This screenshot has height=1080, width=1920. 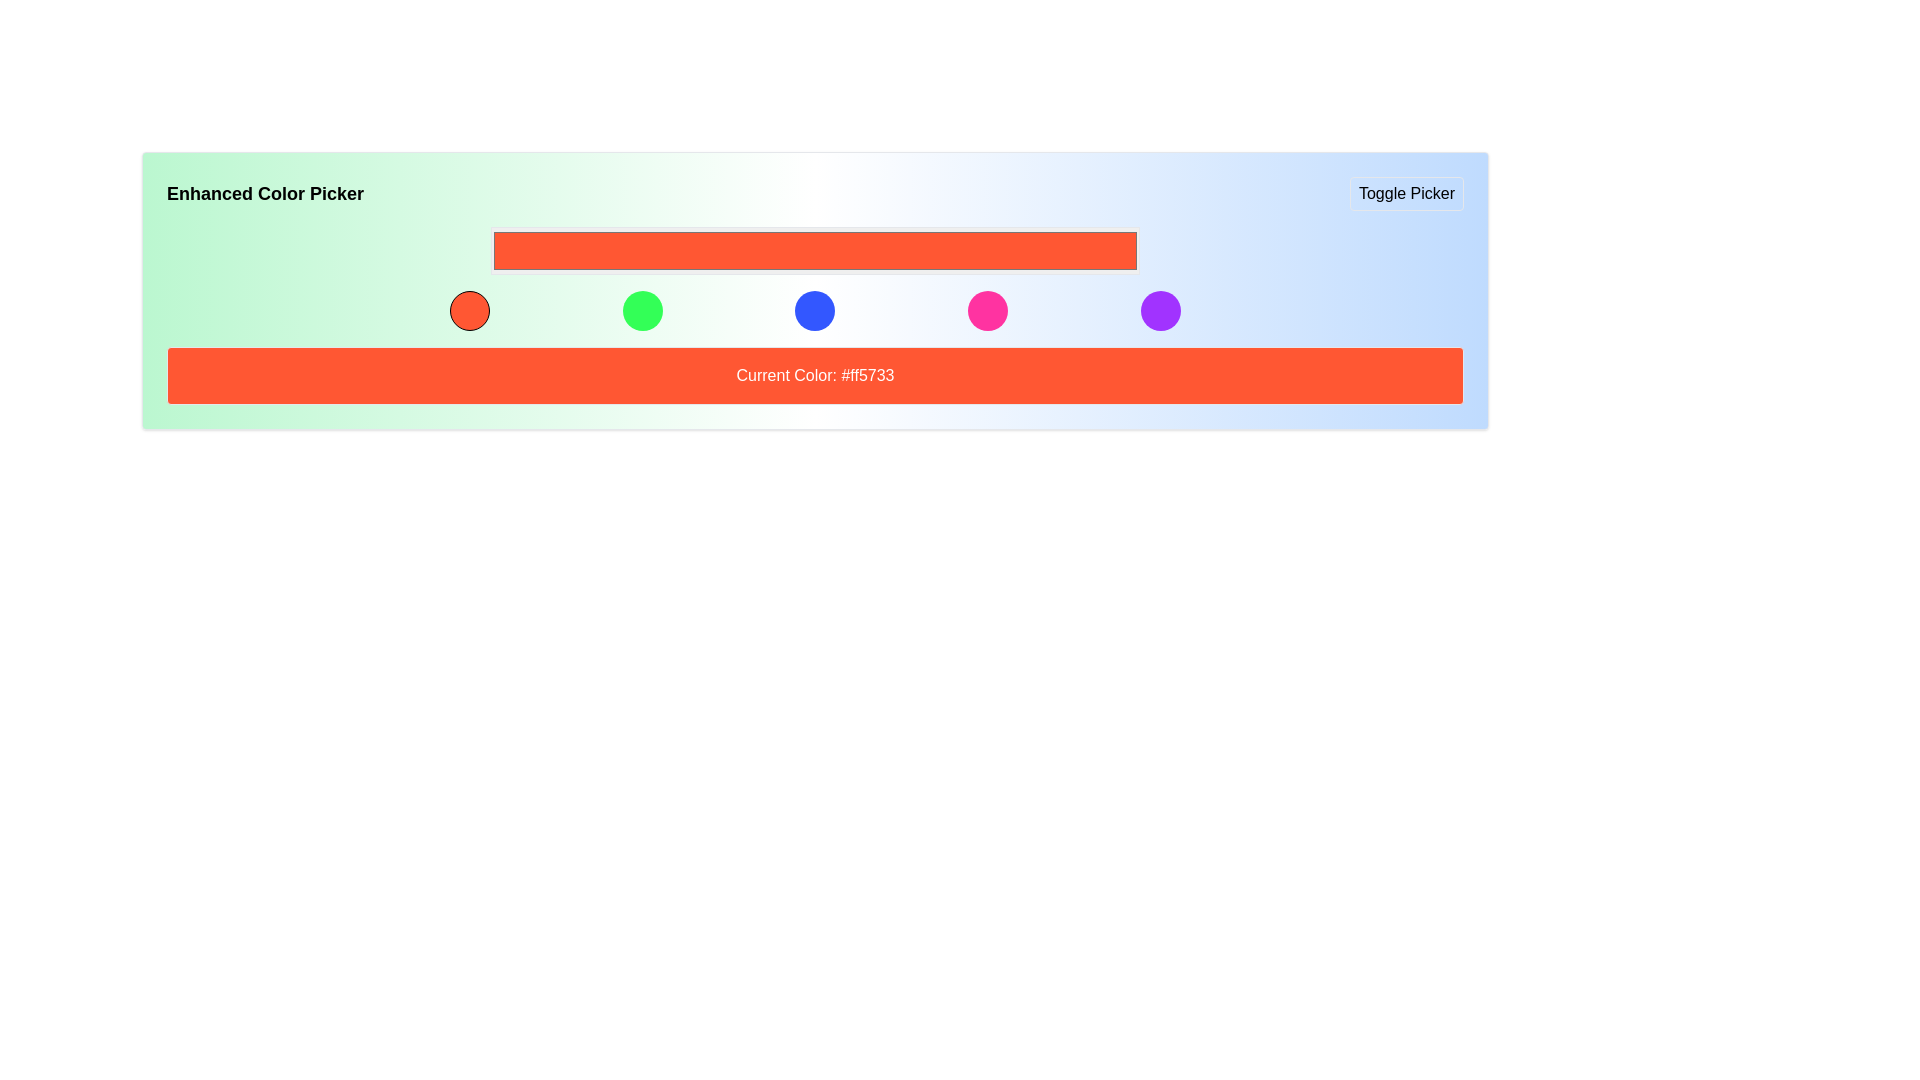 What do you see at coordinates (490, 249) in the screenshot?
I see `color` at bounding box center [490, 249].